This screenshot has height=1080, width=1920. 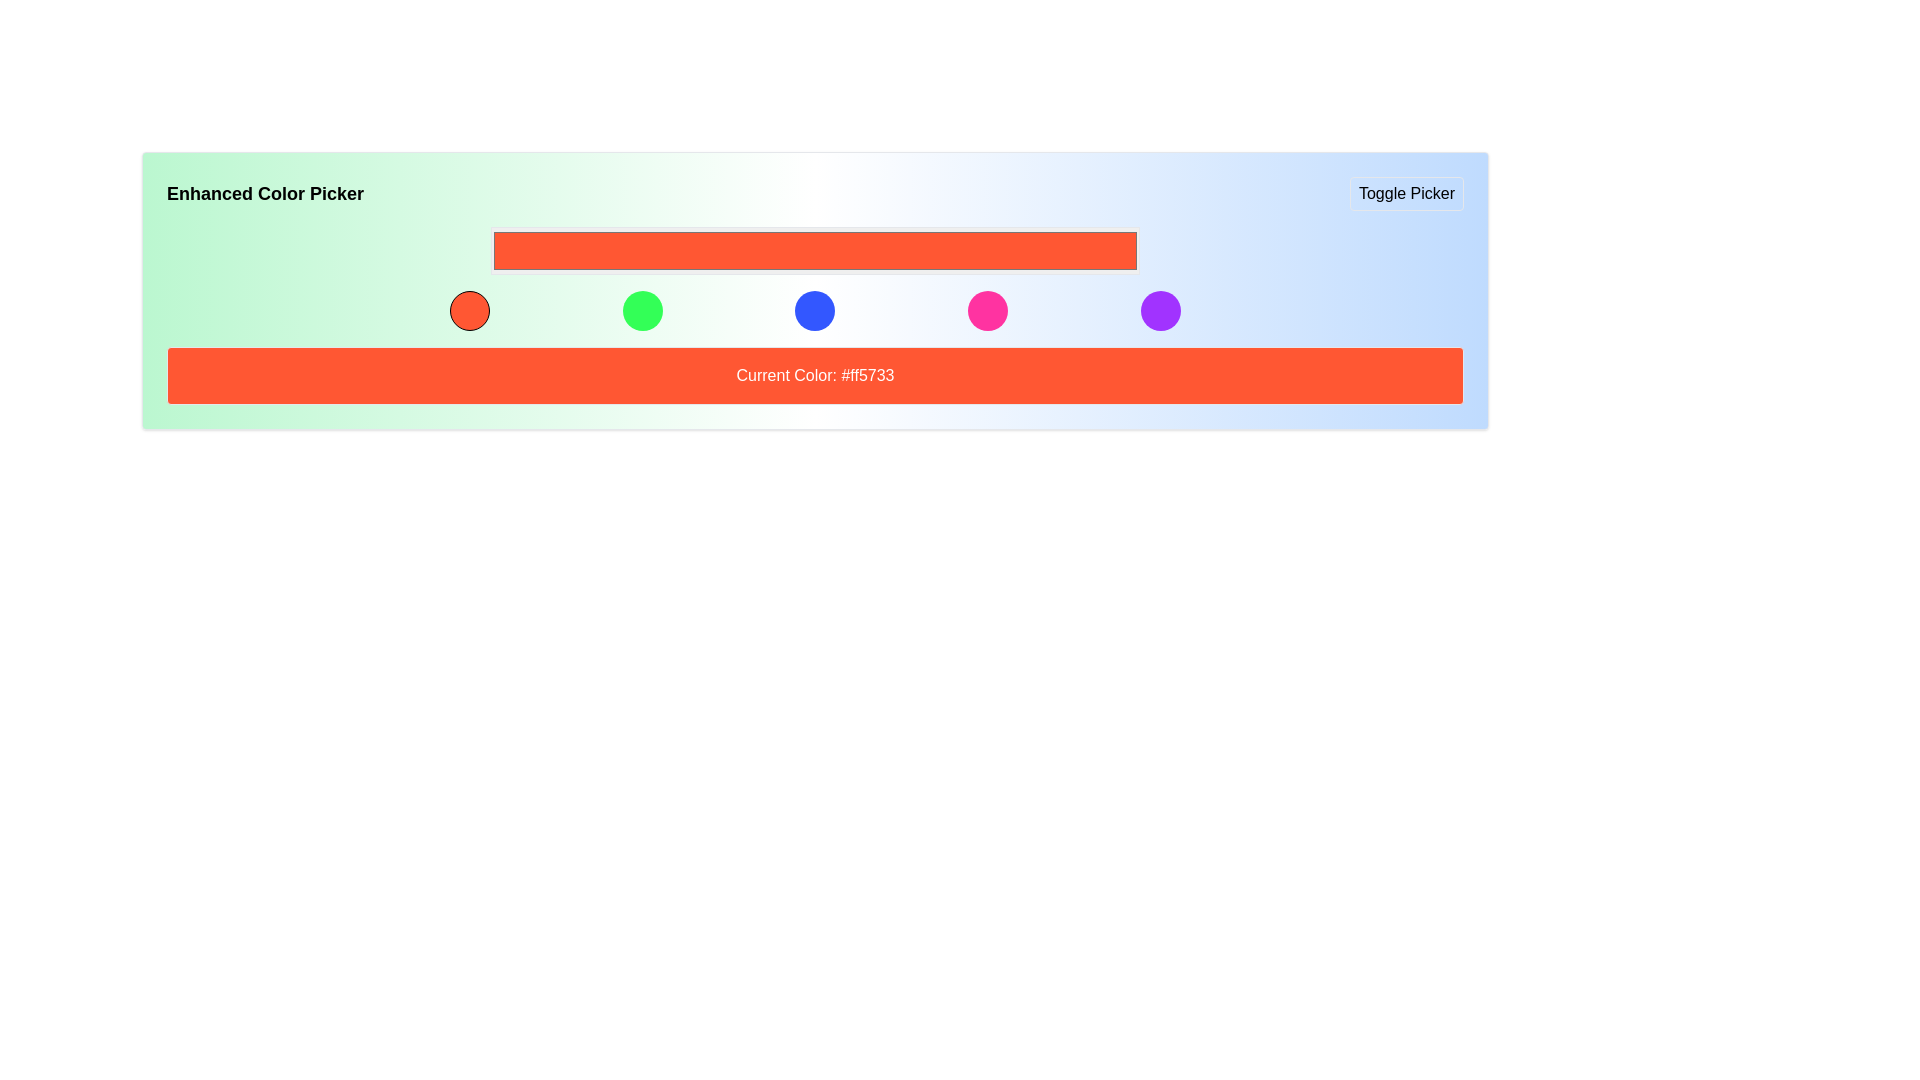 What do you see at coordinates (490, 249) in the screenshot?
I see `color` at bounding box center [490, 249].